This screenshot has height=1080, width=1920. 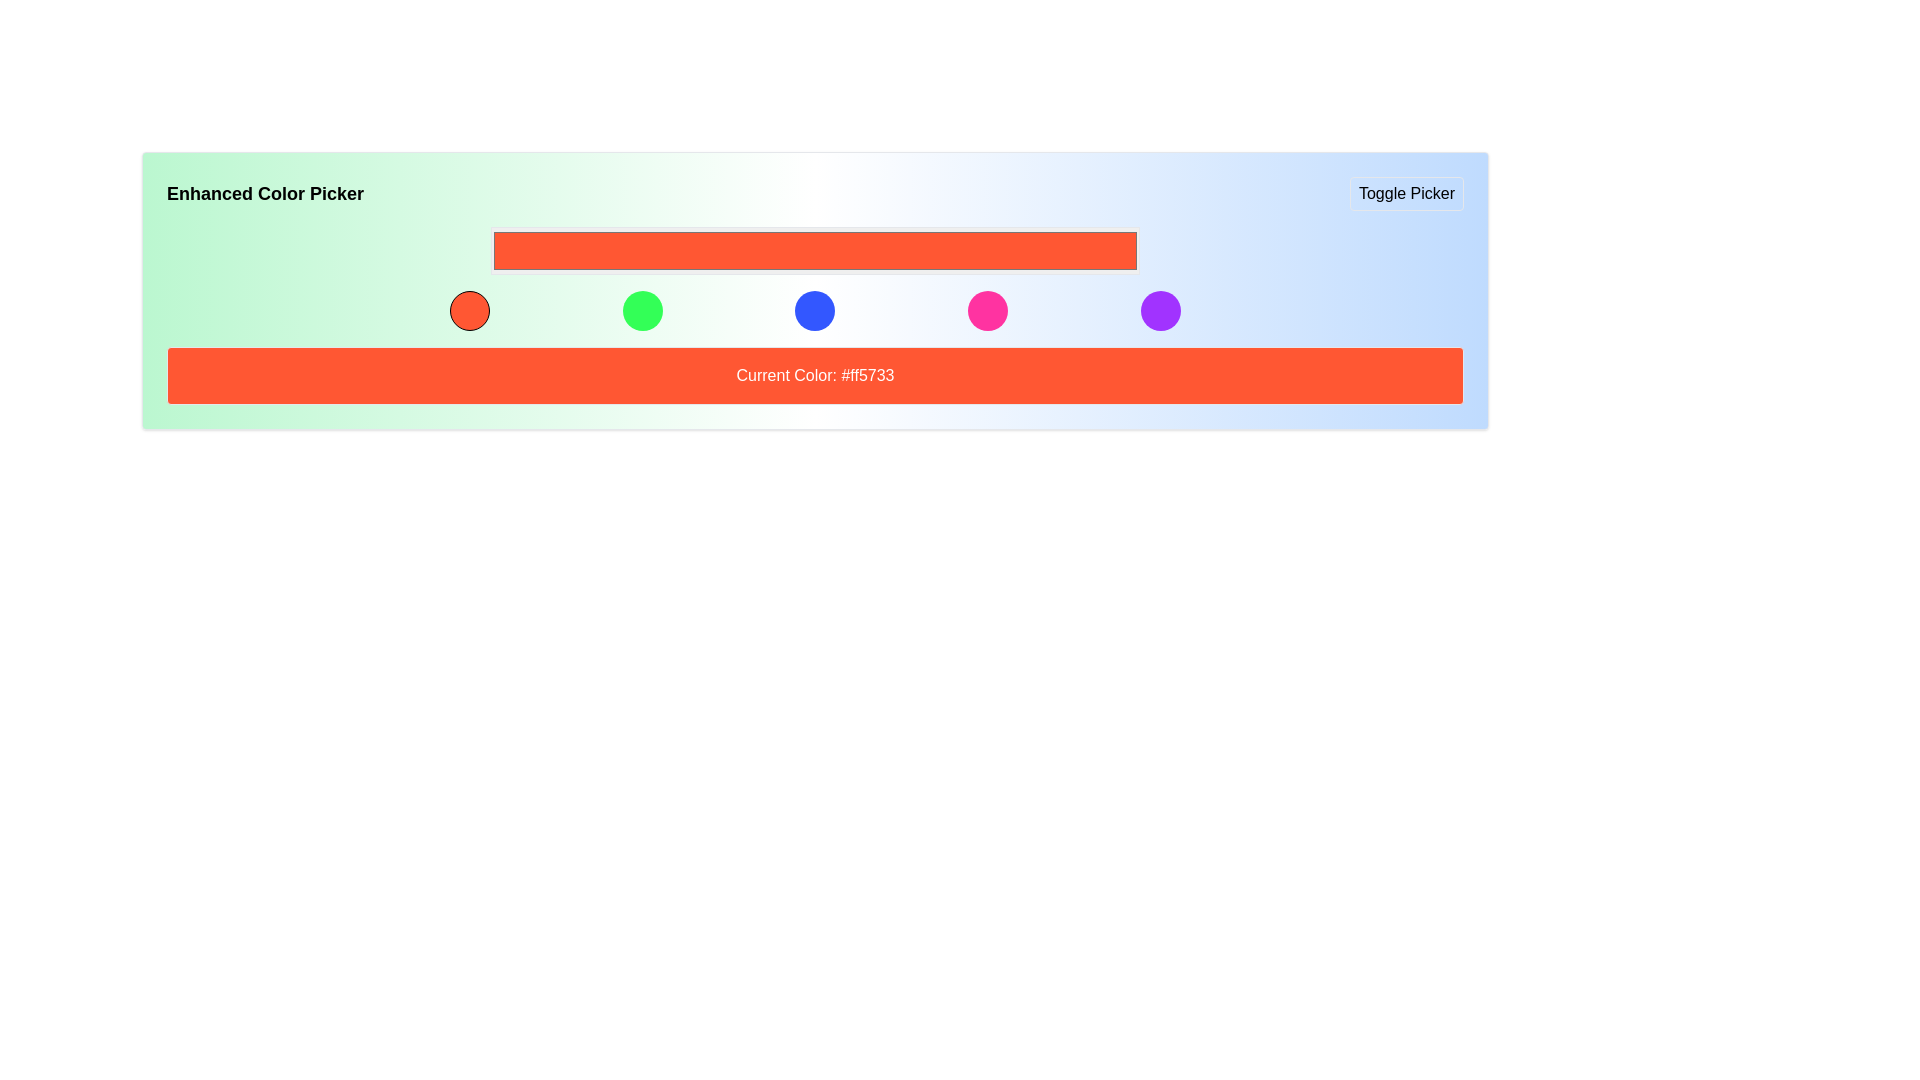 What do you see at coordinates (490, 249) in the screenshot?
I see `color` at bounding box center [490, 249].